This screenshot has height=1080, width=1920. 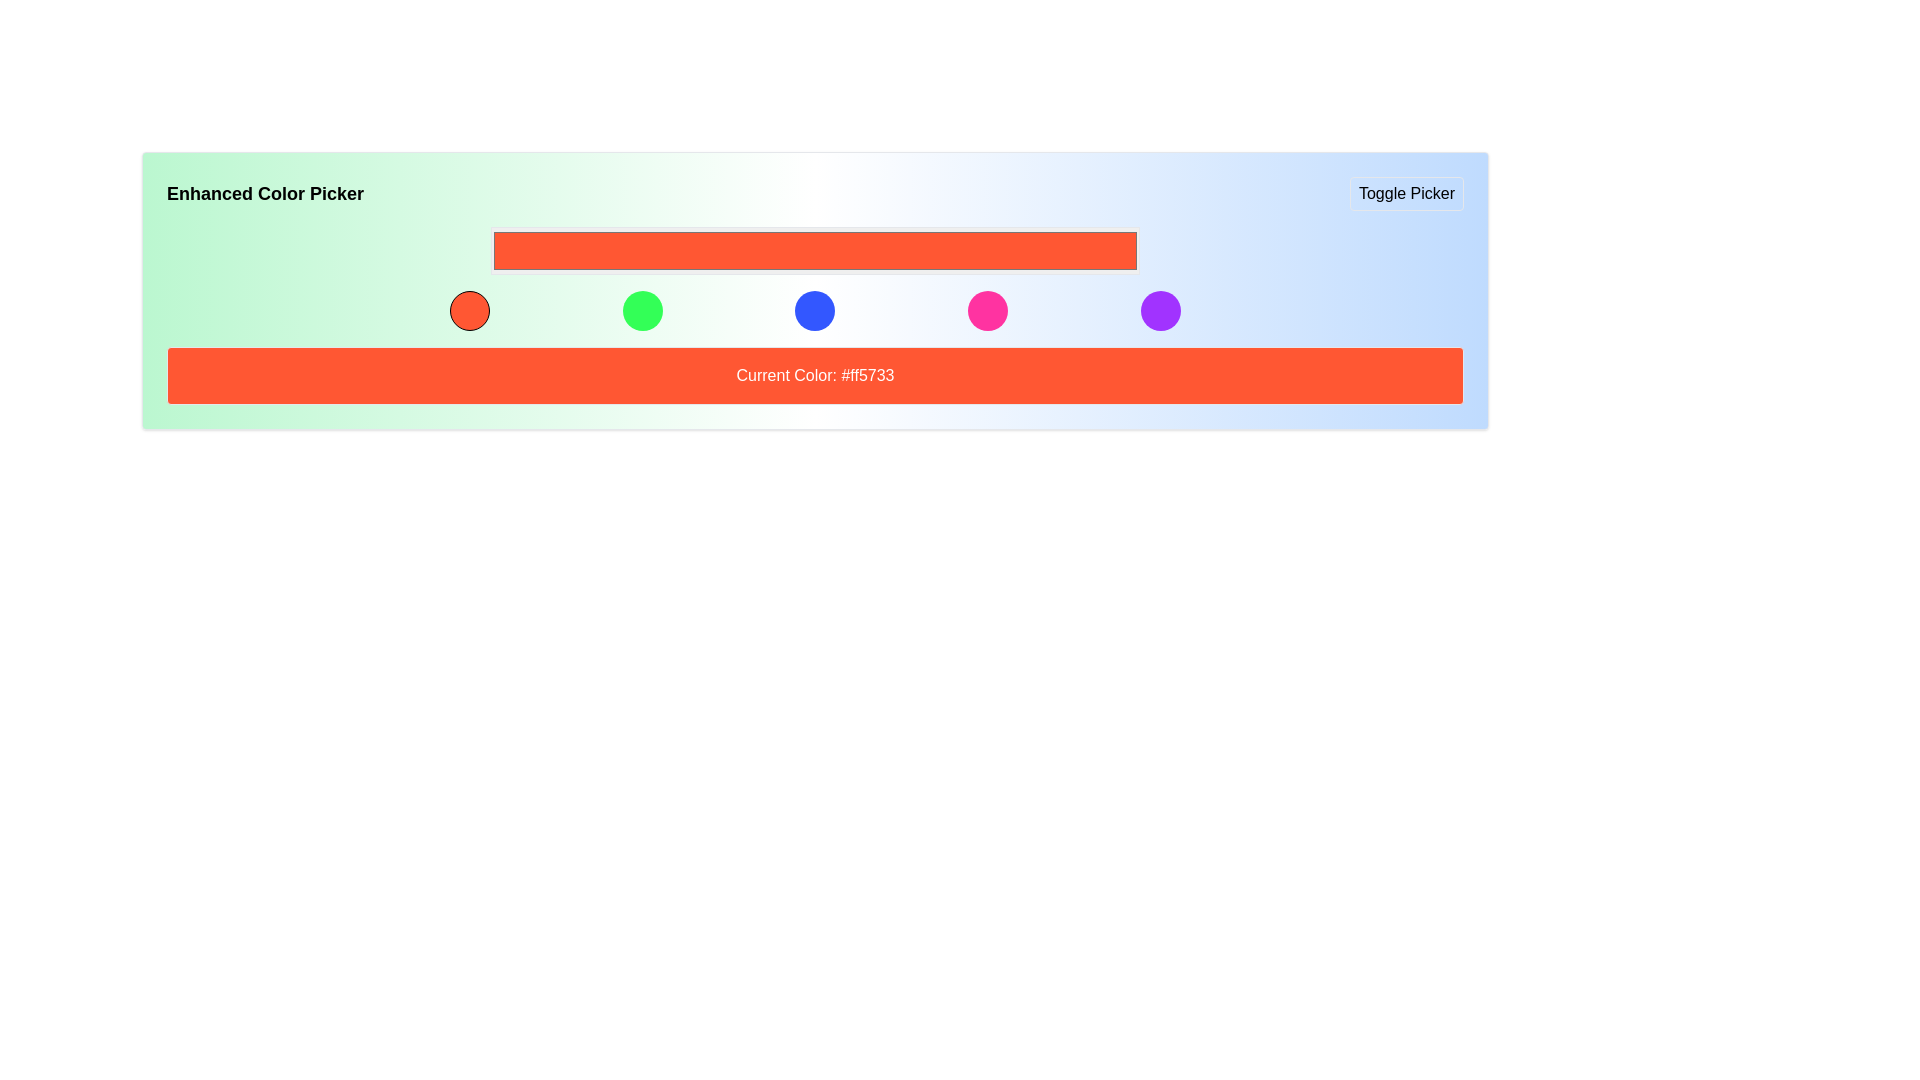 What do you see at coordinates (490, 249) in the screenshot?
I see `color` at bounding box center [490, 249].